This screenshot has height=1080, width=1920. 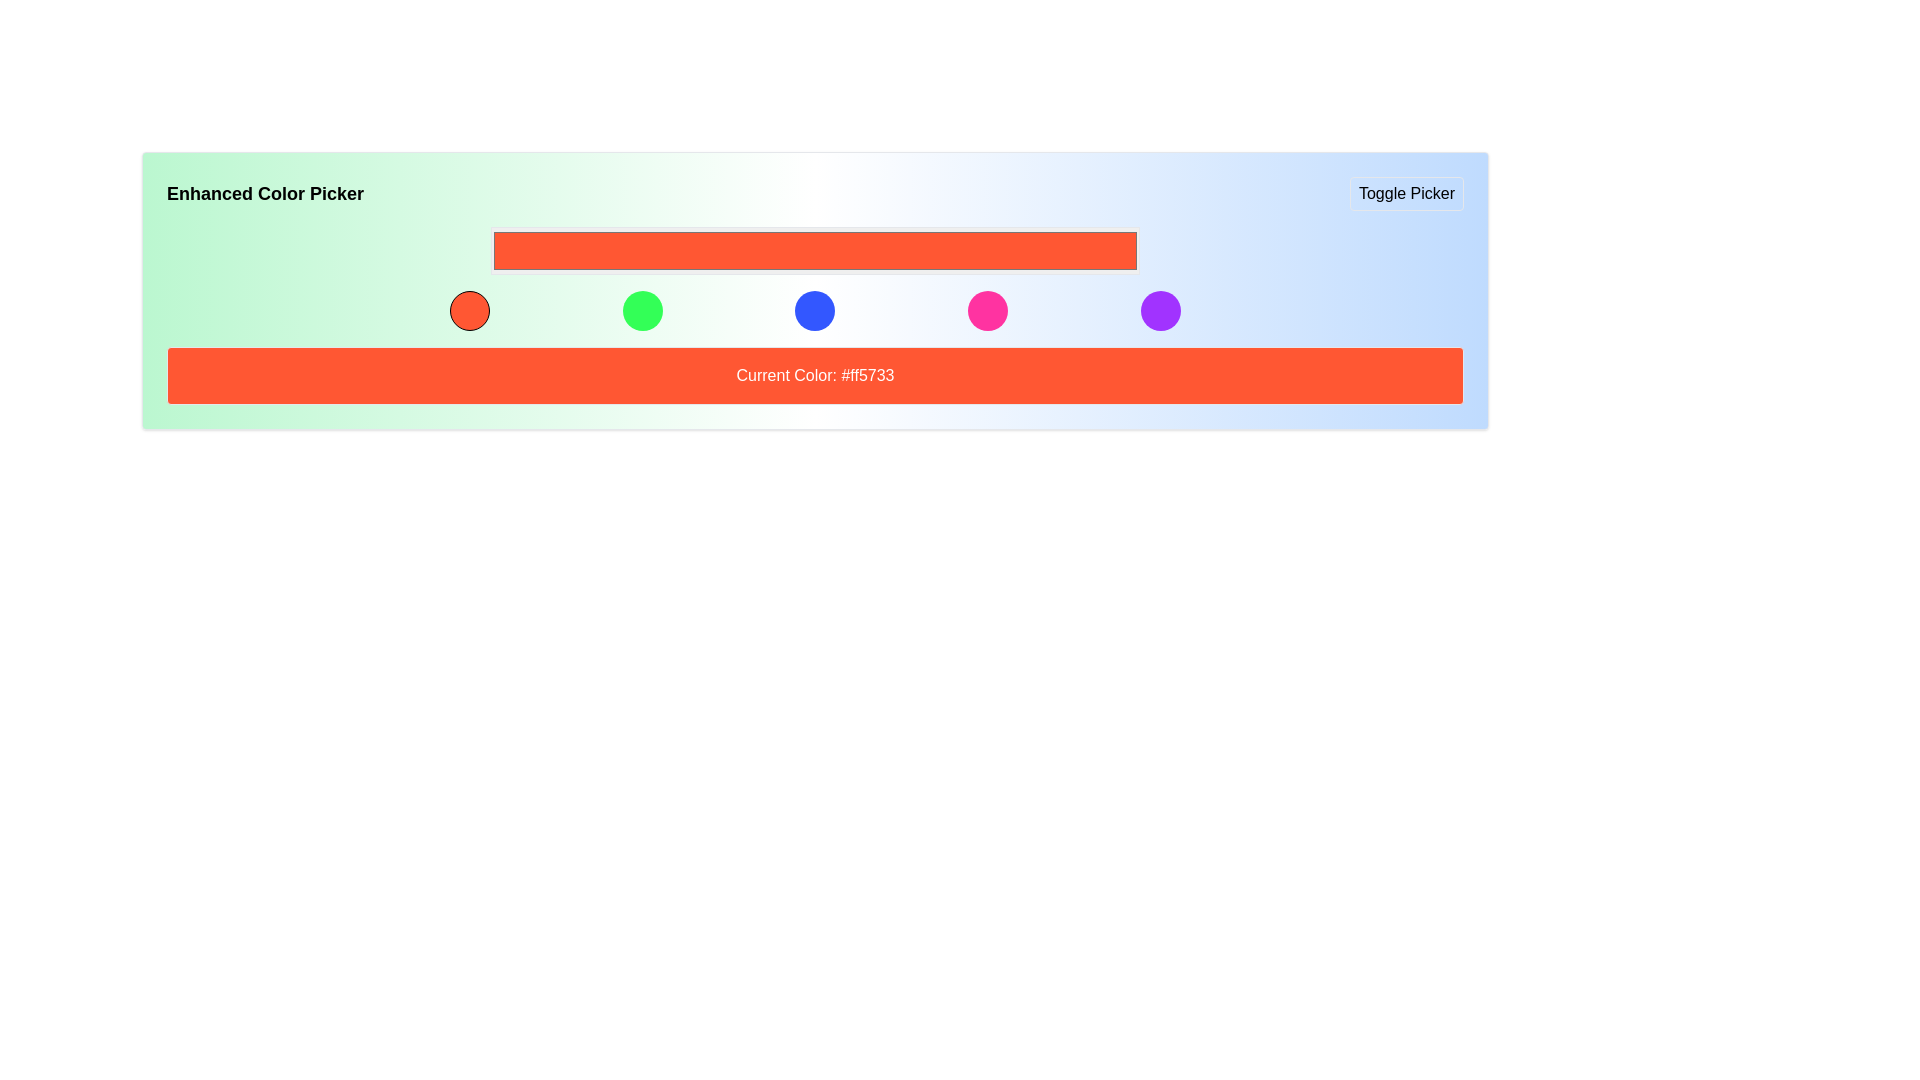 What do you see at coordinates (490, 249) in the screenshot?
I see `color` at bounding box center [490, 249].